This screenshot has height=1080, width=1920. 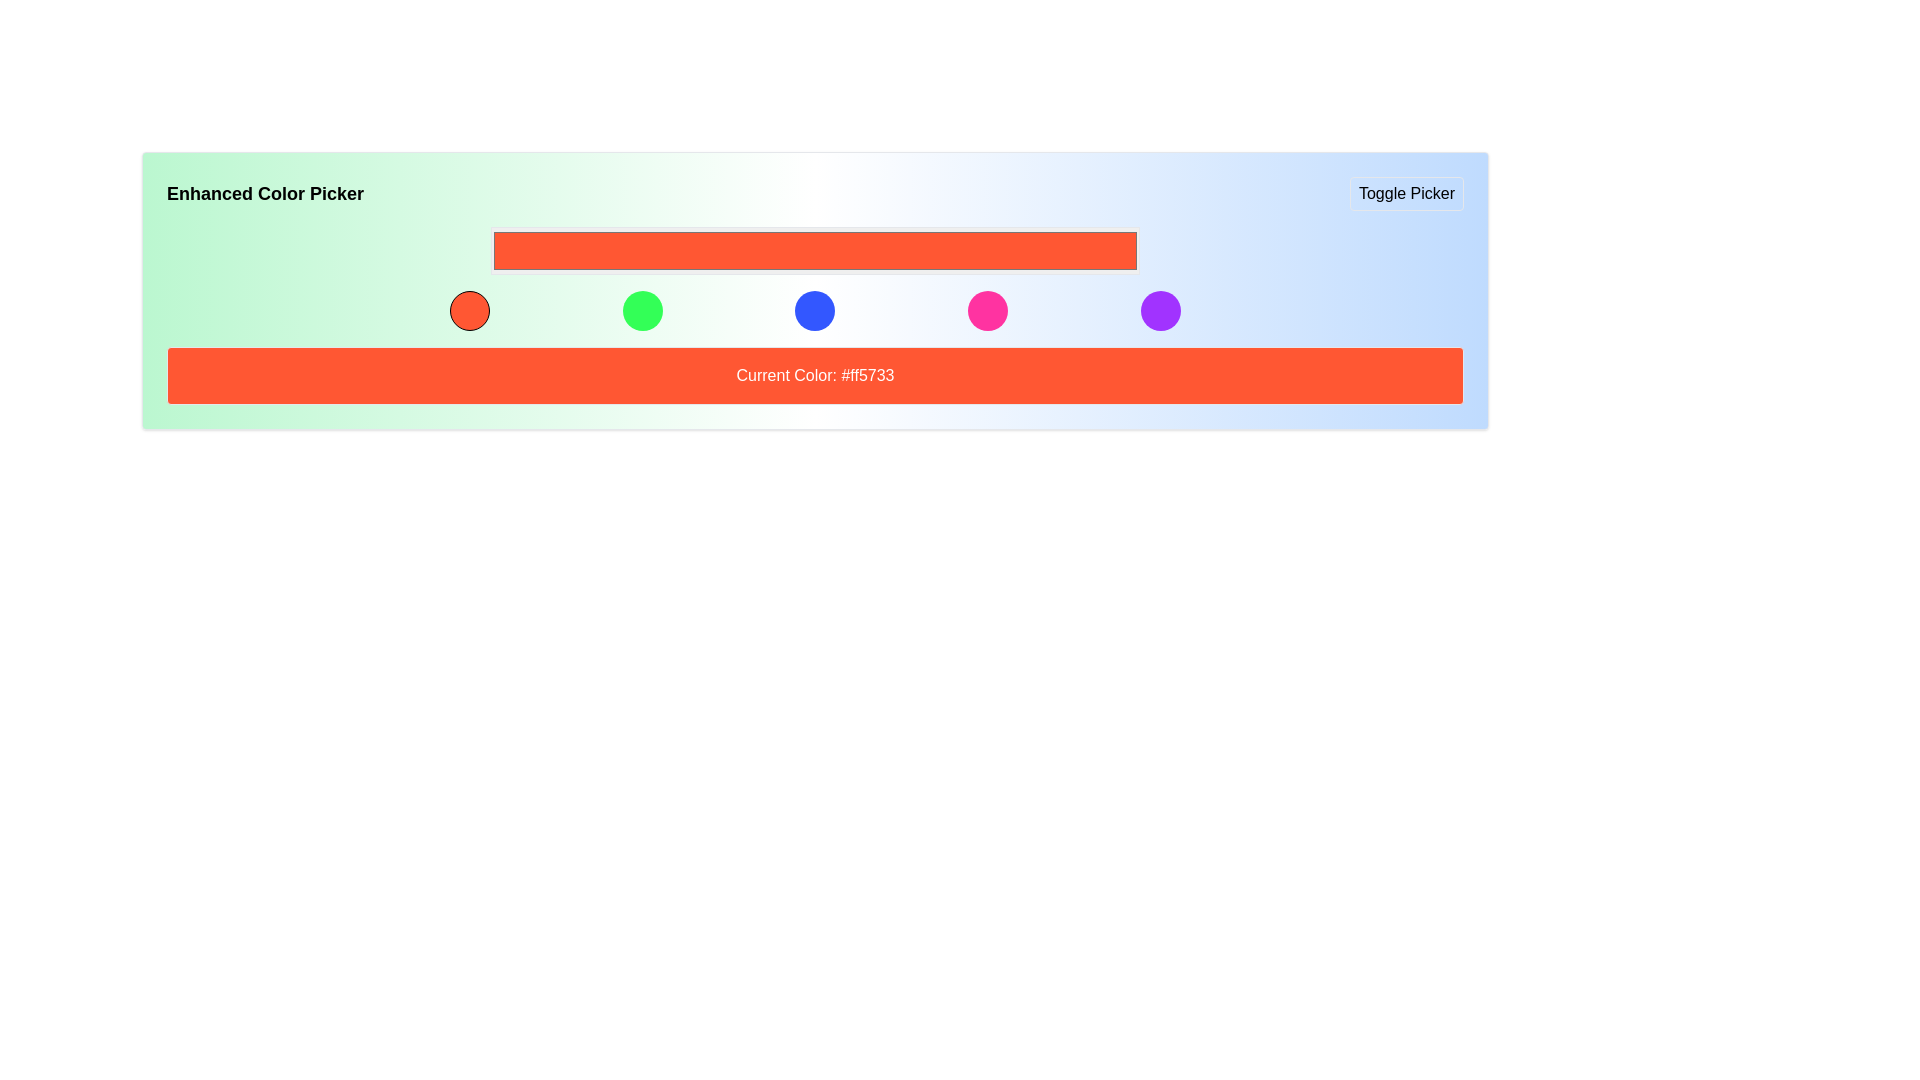 What do you see at coordinates (490, 249) in the screenshot?
I see `color` at bounding box center [490, 249].